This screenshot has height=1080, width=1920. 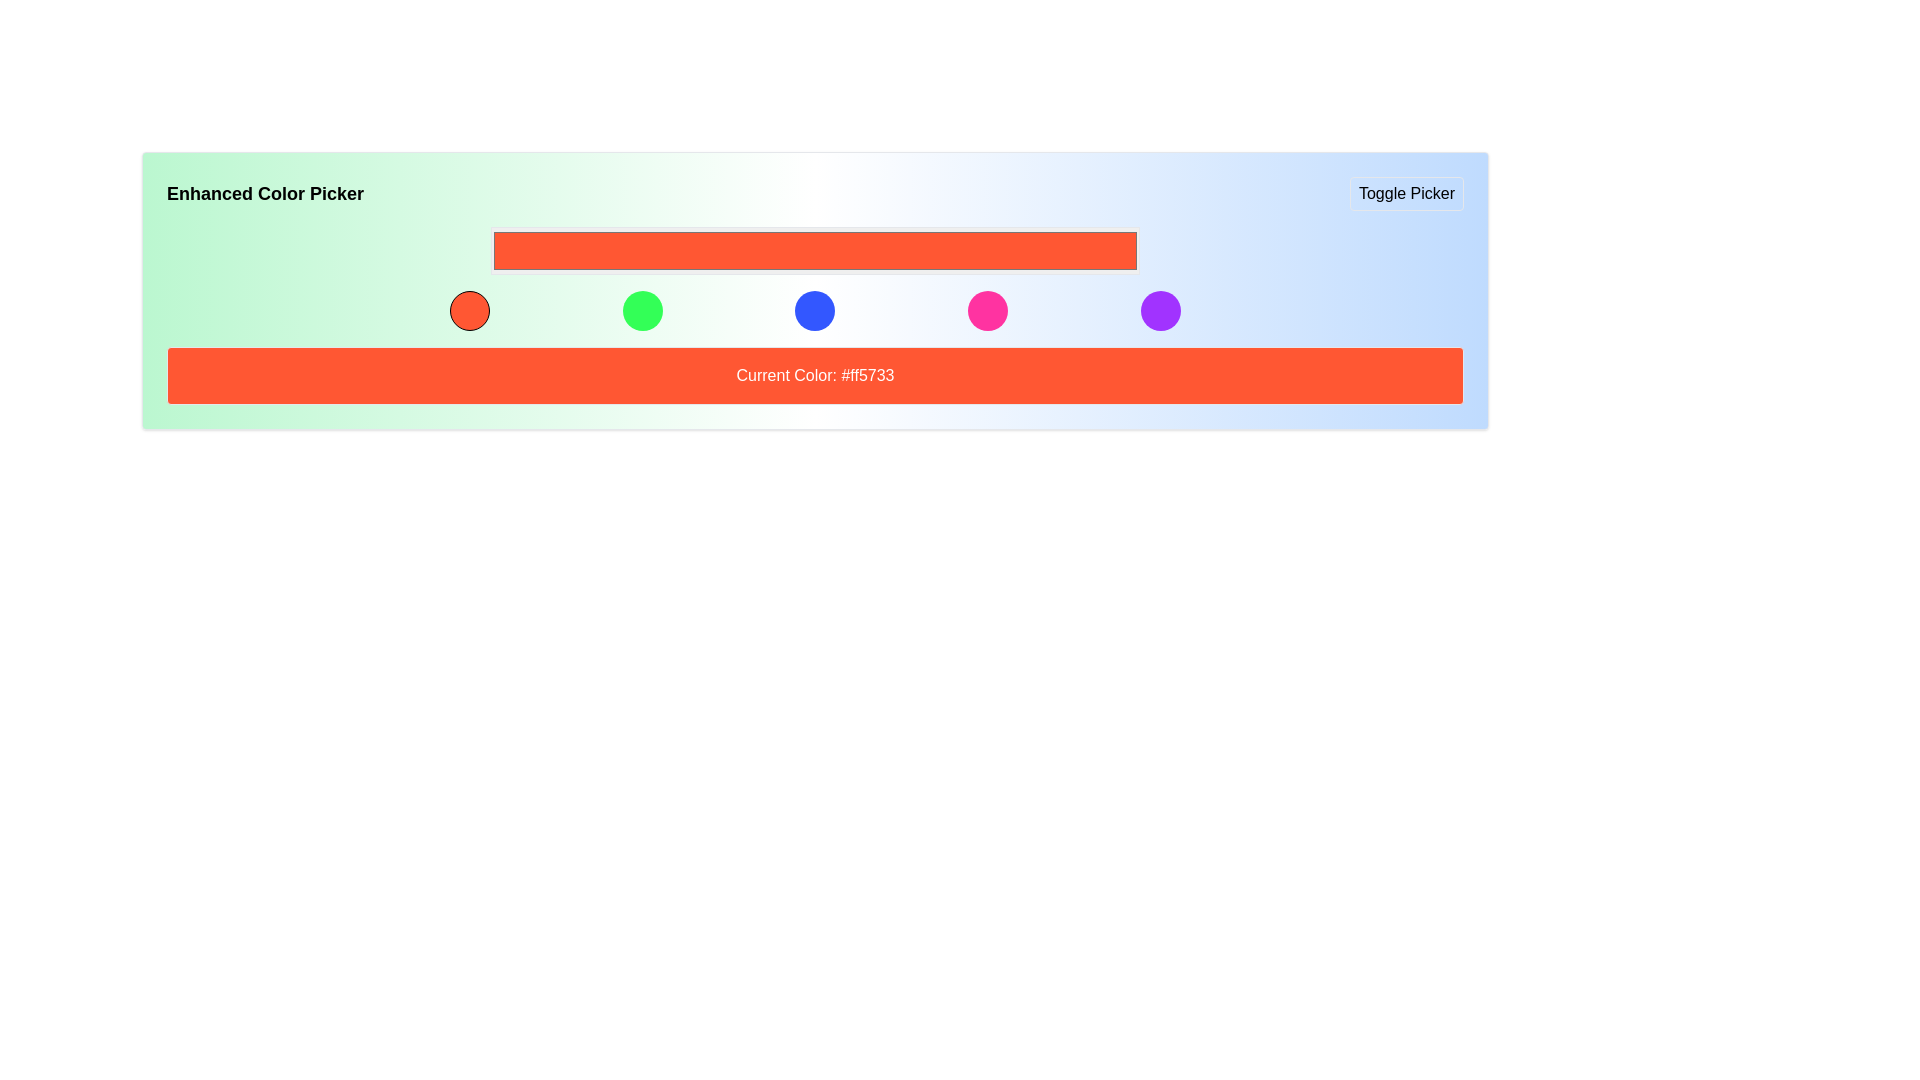 What do you see at coordinates (490, 249) in the screenshot?
I see `color` at bounding box center [490, 249].